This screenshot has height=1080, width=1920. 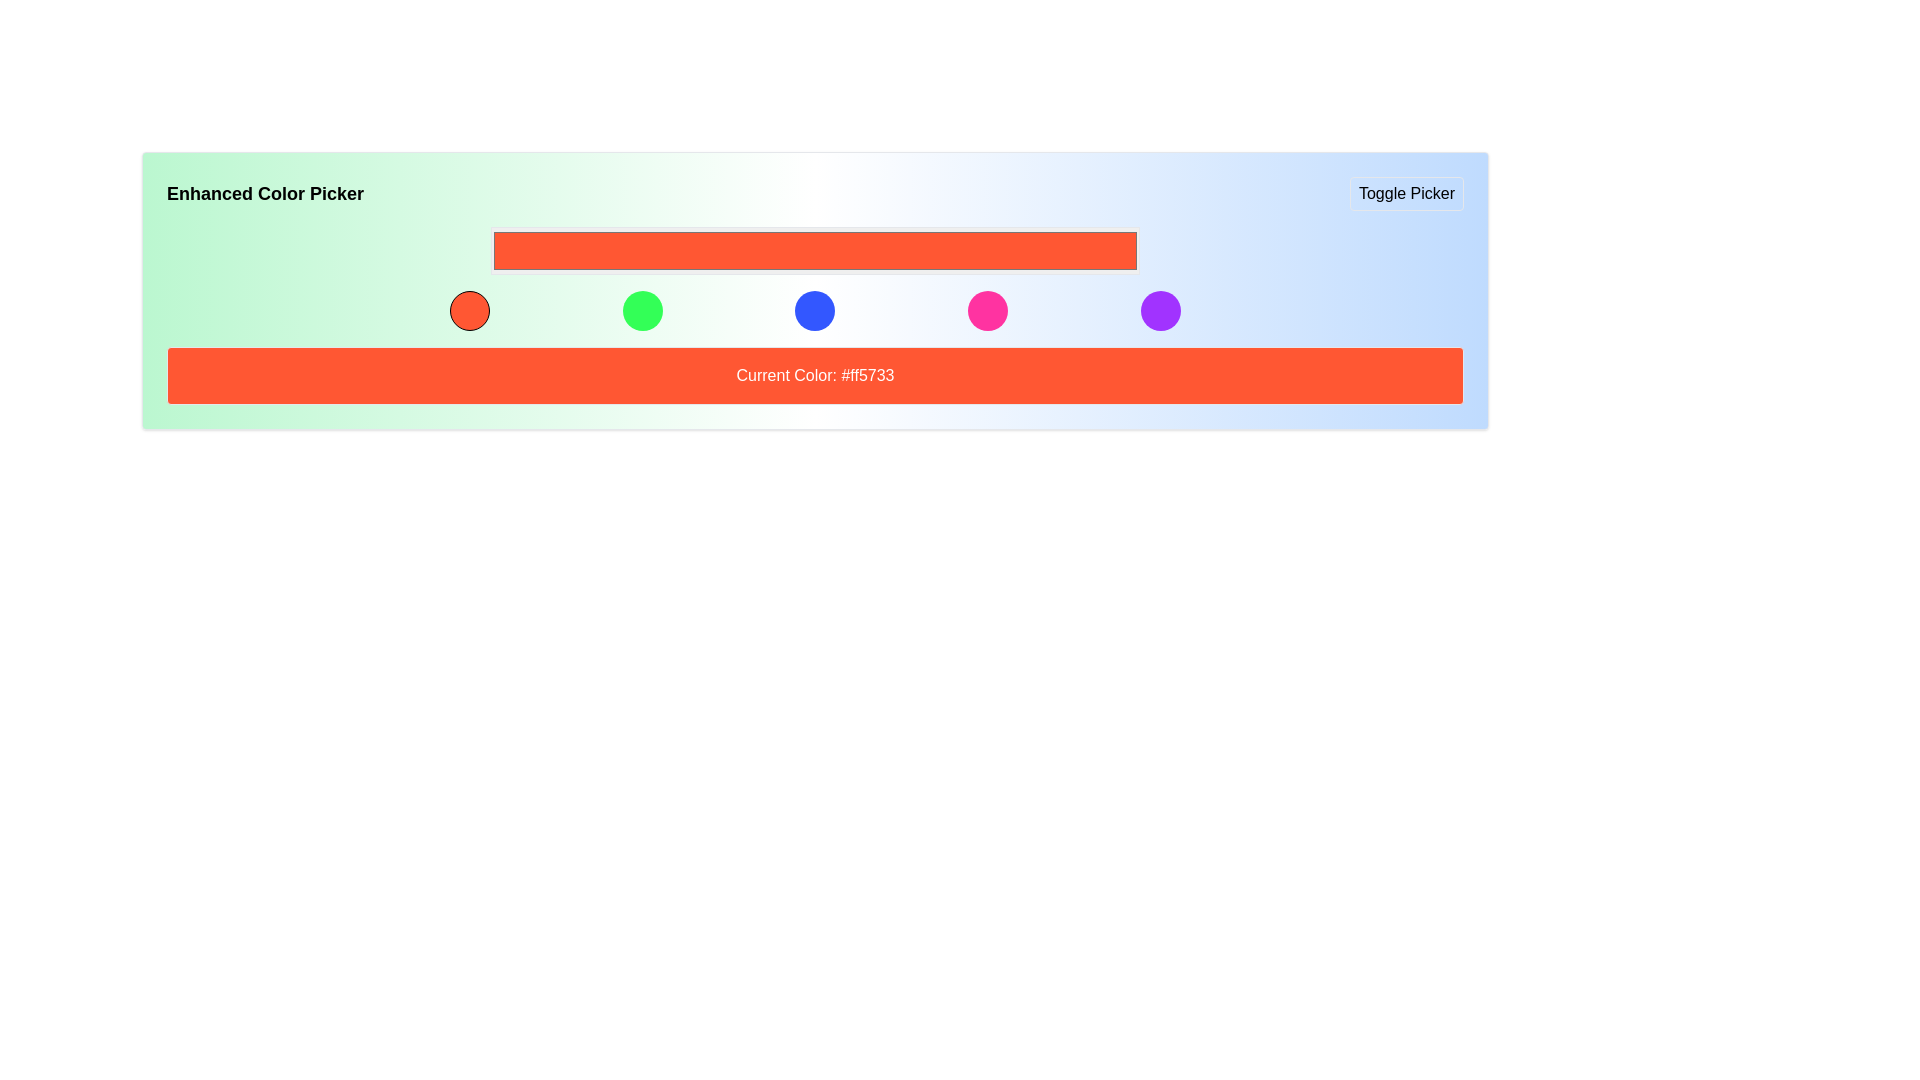 What do you see at coordinates (490, 249) in the screenshot?
I see `color` at bounding box center [490, 249].